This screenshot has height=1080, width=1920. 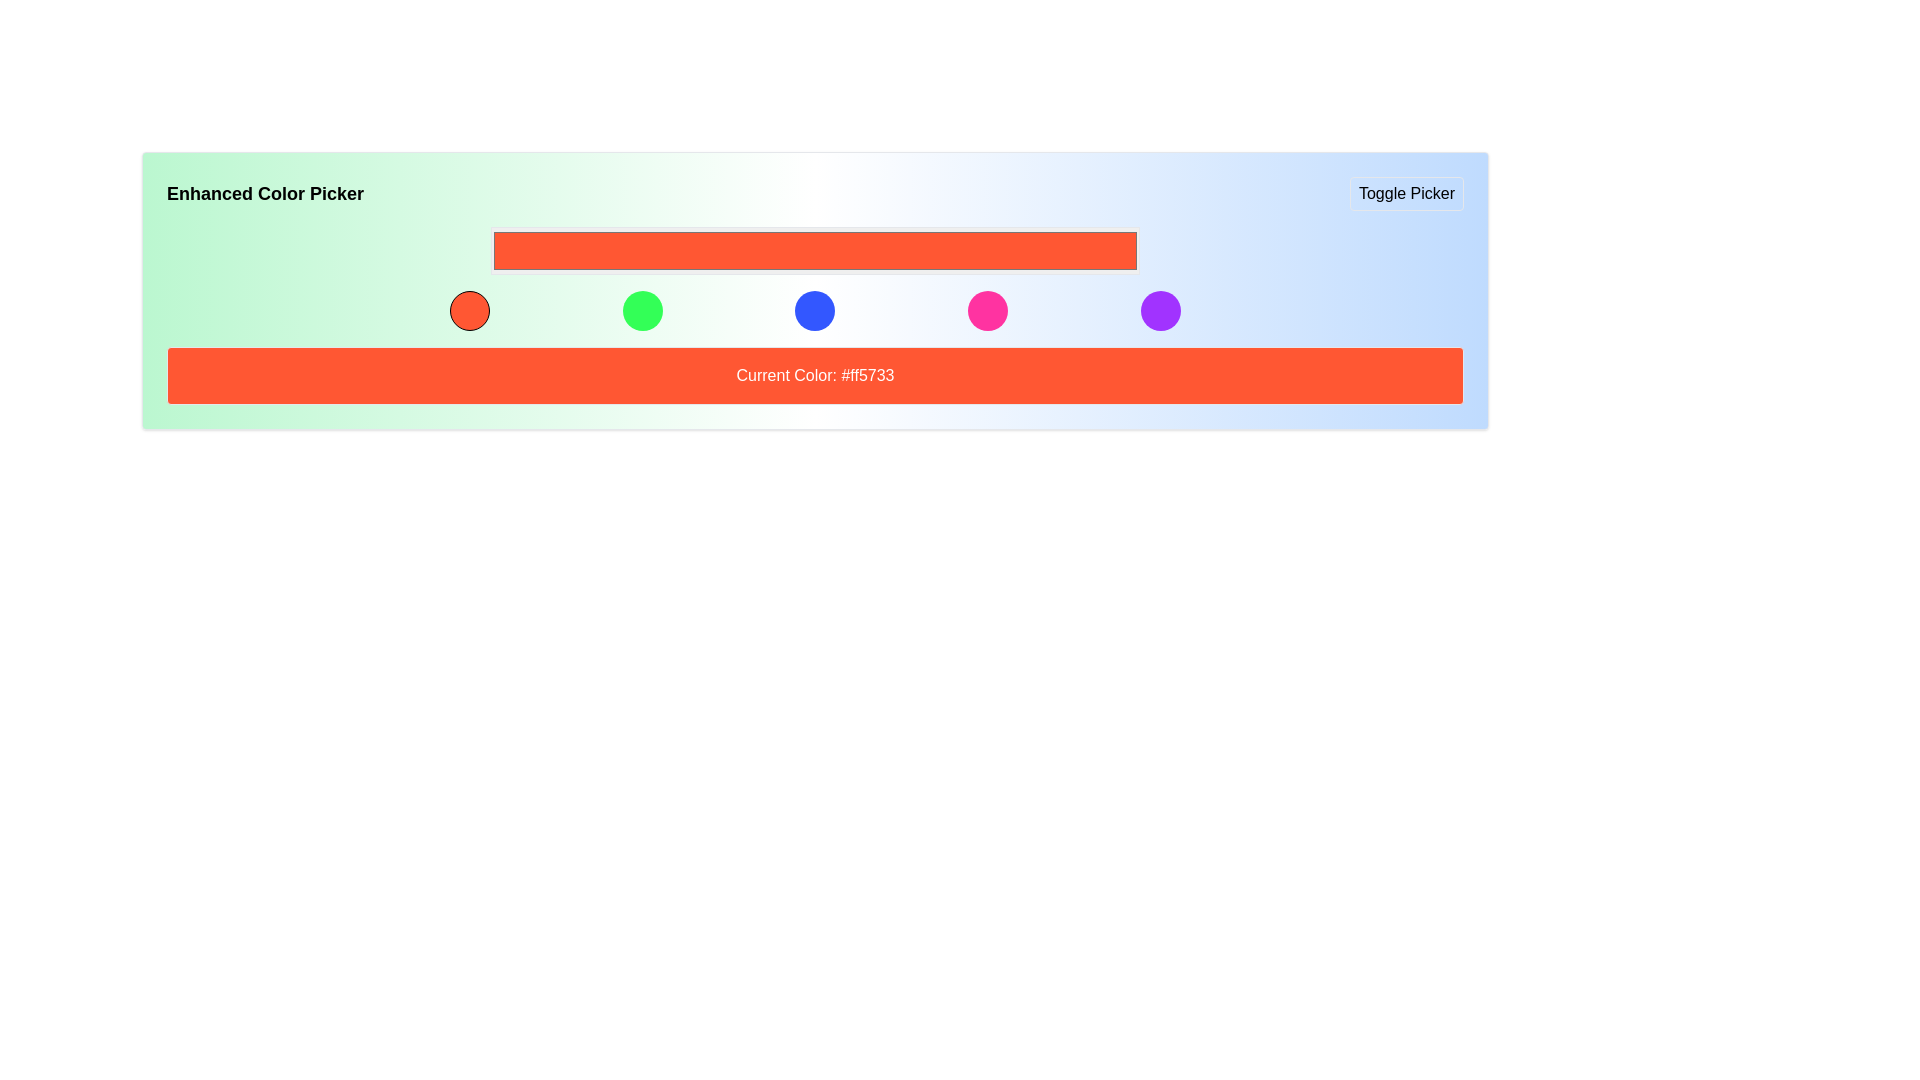 What do you see at coordinates (490, 249) in the screenshot?
I see `color` at bounding box center [490, 249].